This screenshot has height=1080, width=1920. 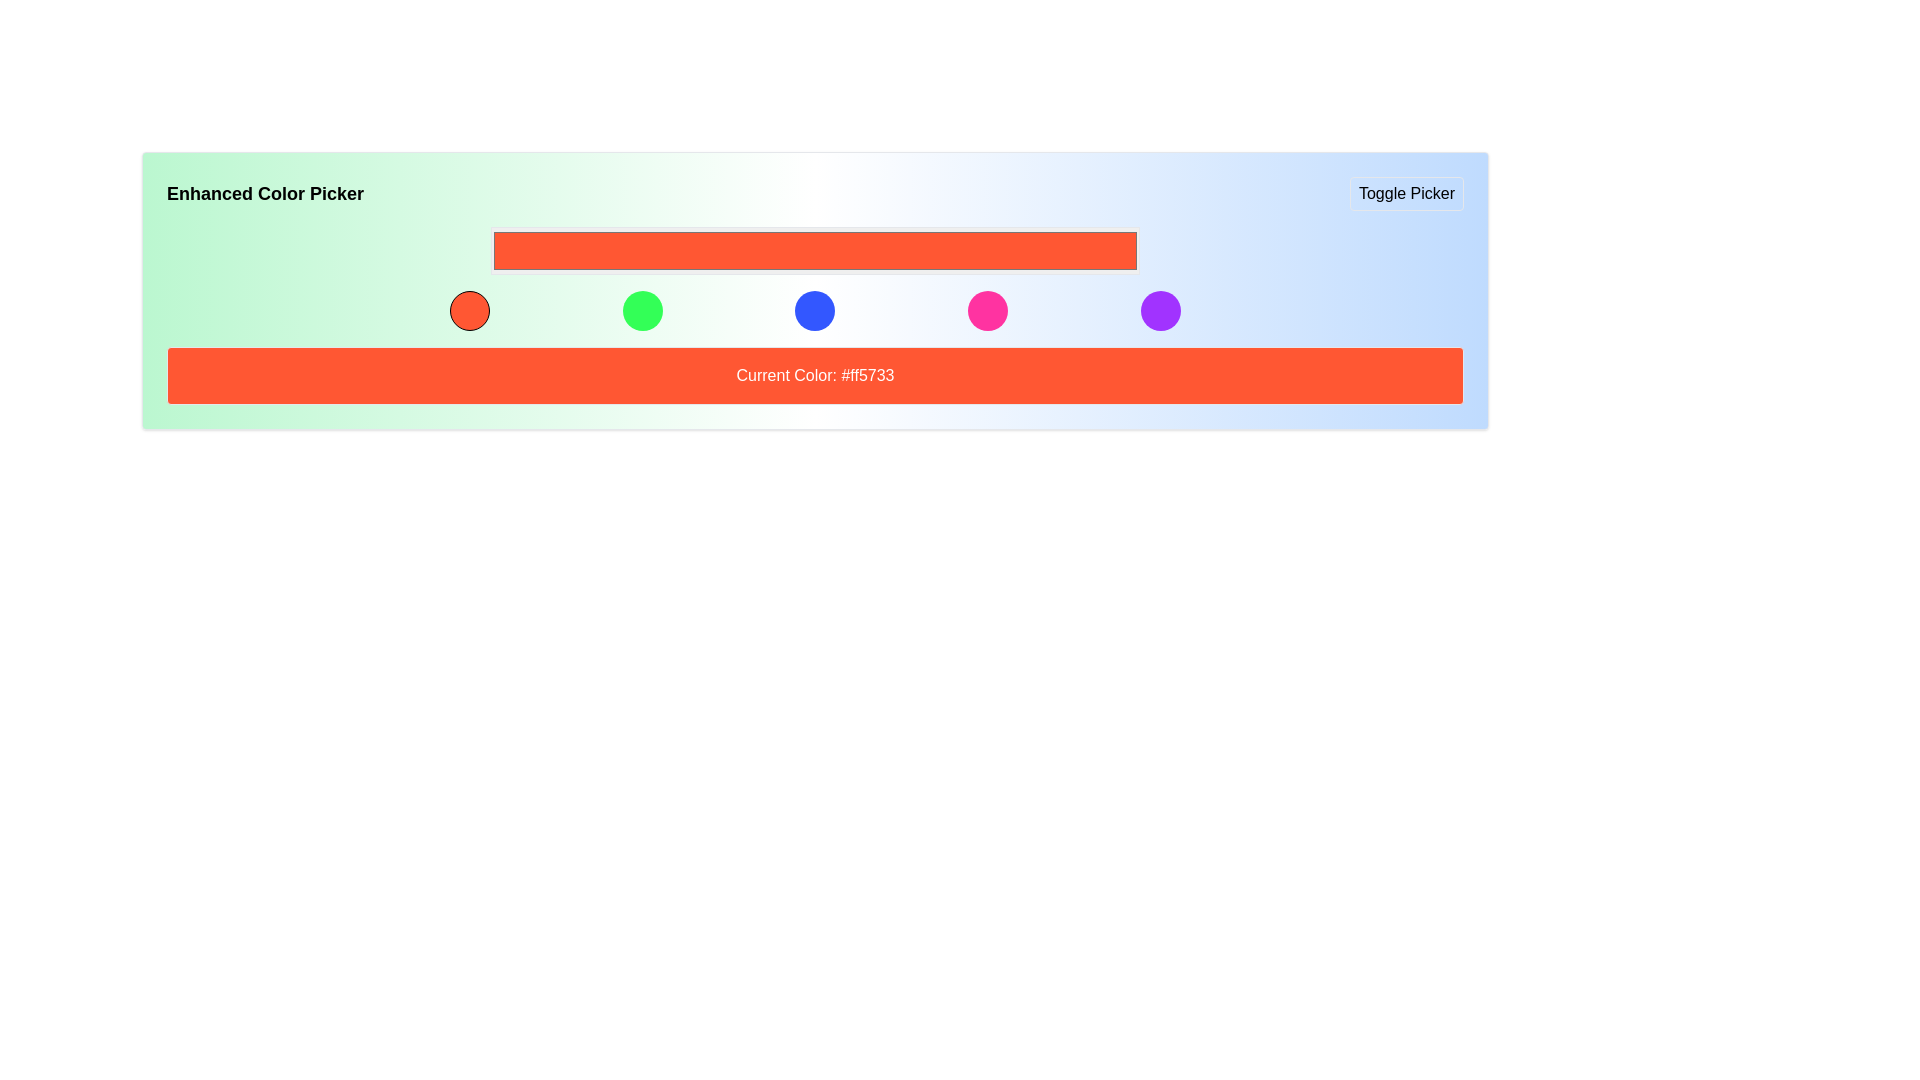 What do you see at coordinates (490, 249) in the screenshot?
I see `color` at bounding box center [490, 249].